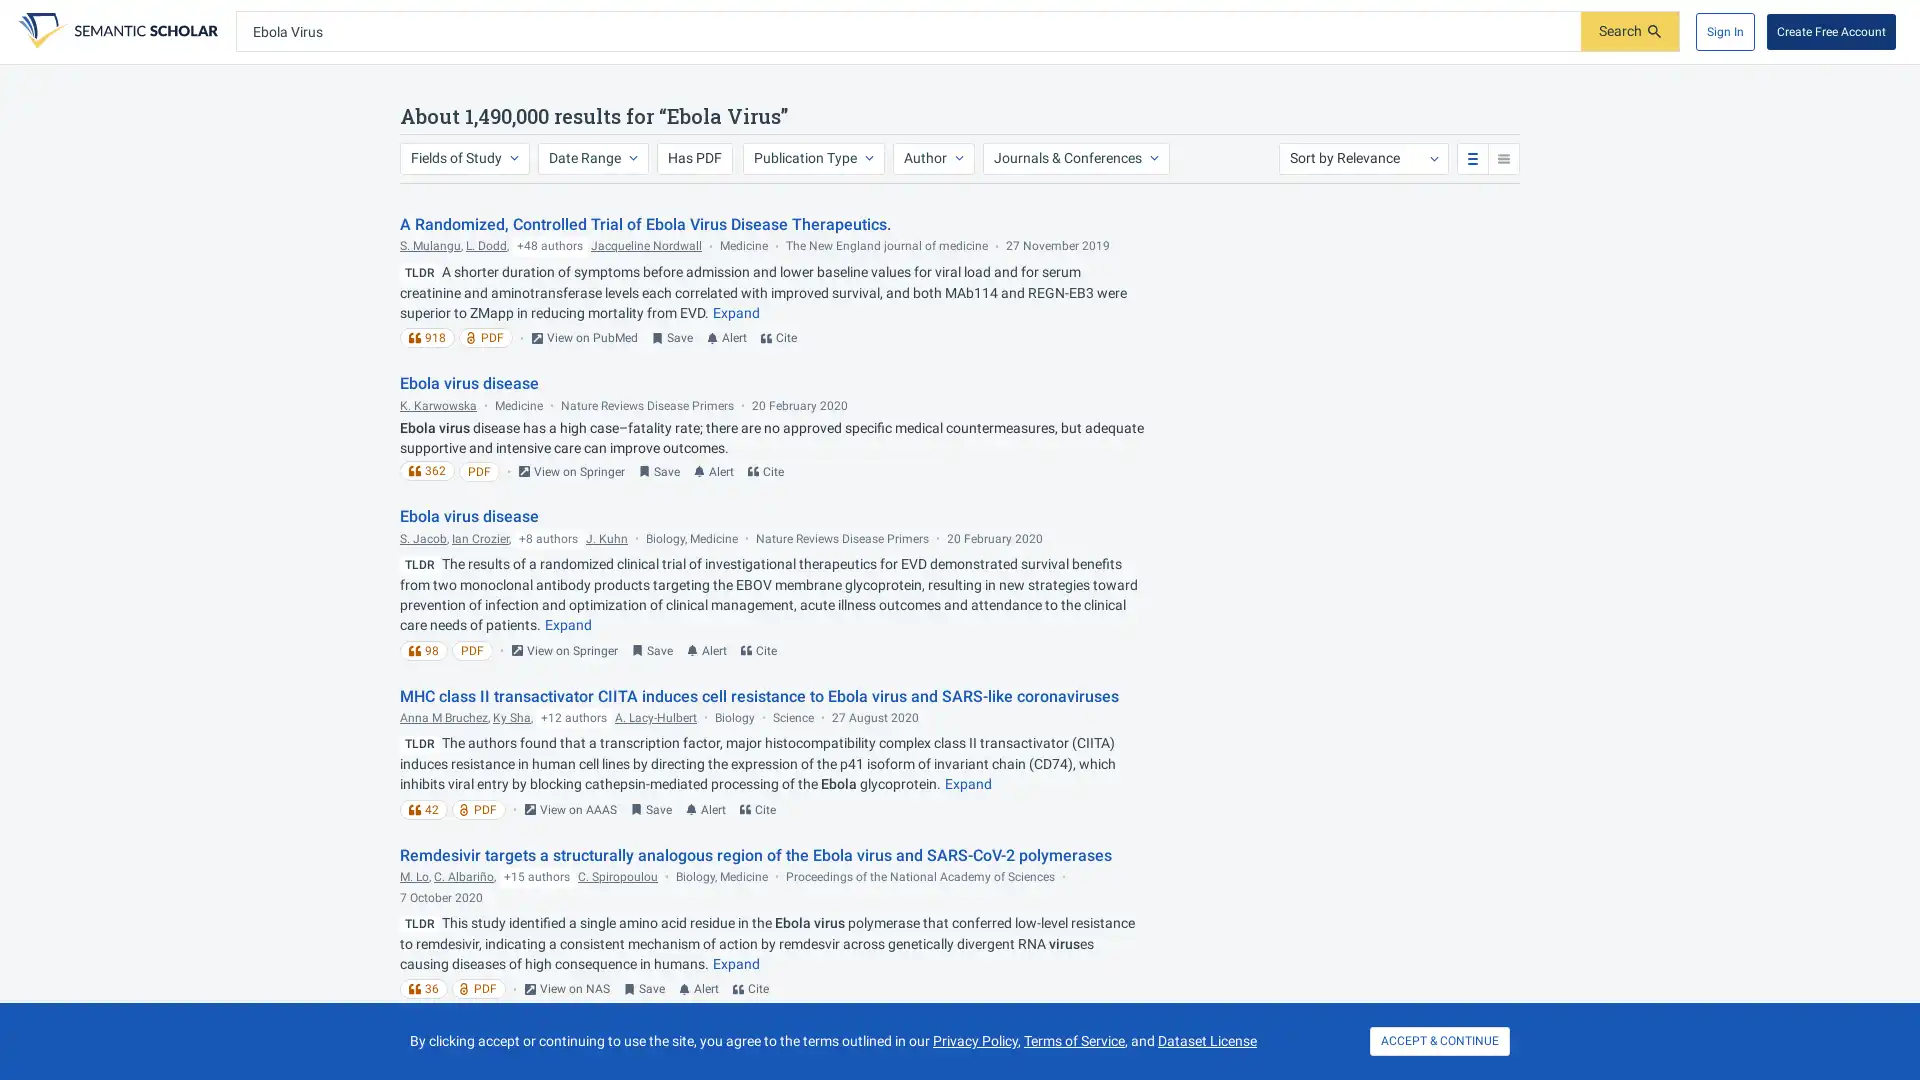 The image size is (1920, 1080). Describe the element at coordinates (1724, 31) in the screenshot. I see `Sign In` at that location.